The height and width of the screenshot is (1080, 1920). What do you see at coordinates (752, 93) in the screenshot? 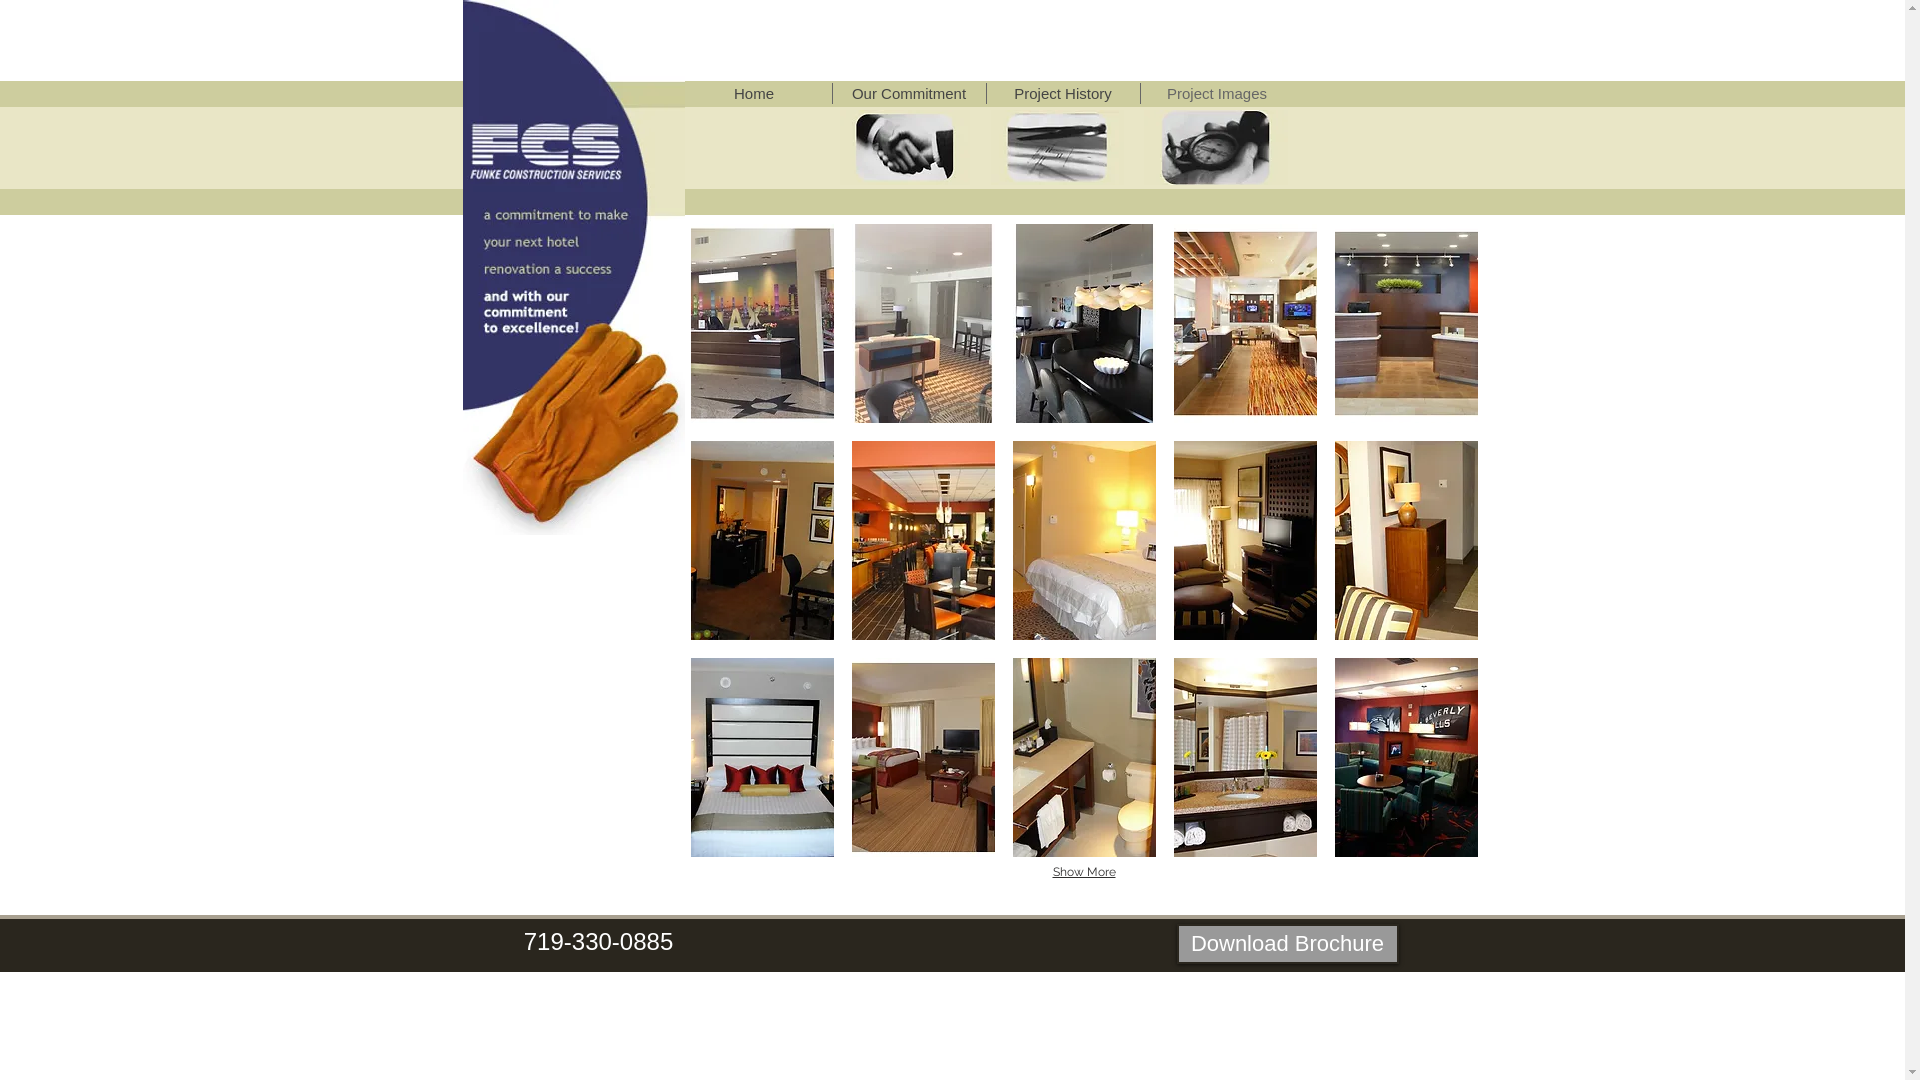
I see `'Home'` at bounding box center [752, 93].